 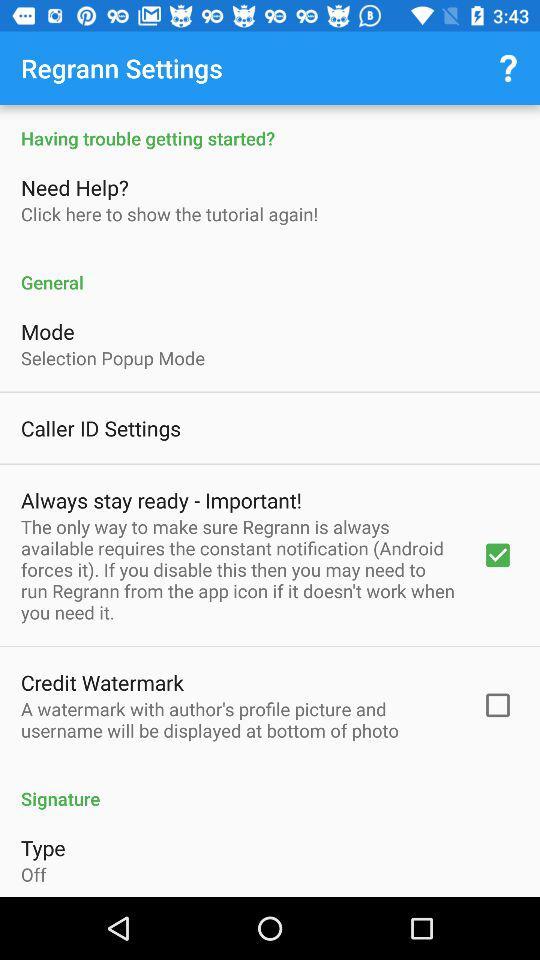 What do you see at coordinates (270, 500) in the screenshot?
I see `mark box` at bounding box center [270, 500].